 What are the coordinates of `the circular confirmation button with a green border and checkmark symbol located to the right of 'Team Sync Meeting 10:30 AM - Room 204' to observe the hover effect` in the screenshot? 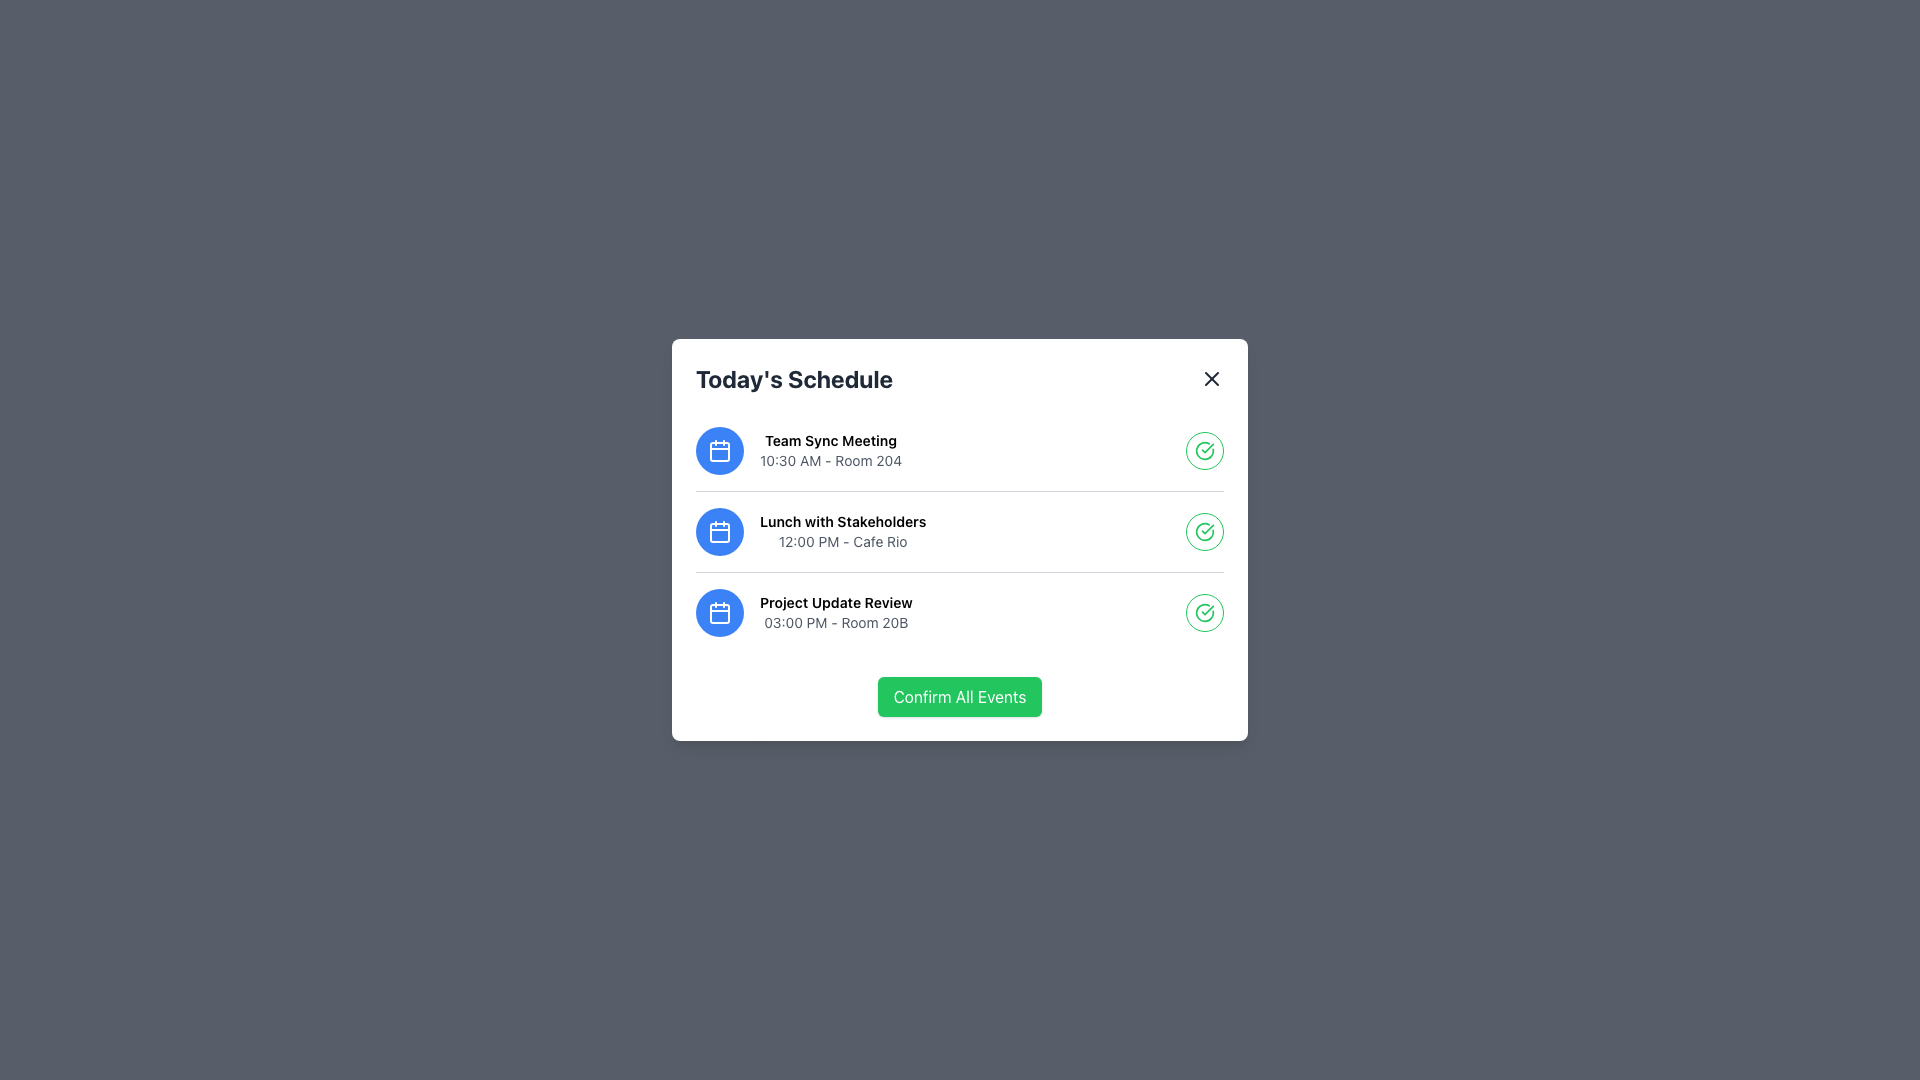 It's located at (1203, 451).